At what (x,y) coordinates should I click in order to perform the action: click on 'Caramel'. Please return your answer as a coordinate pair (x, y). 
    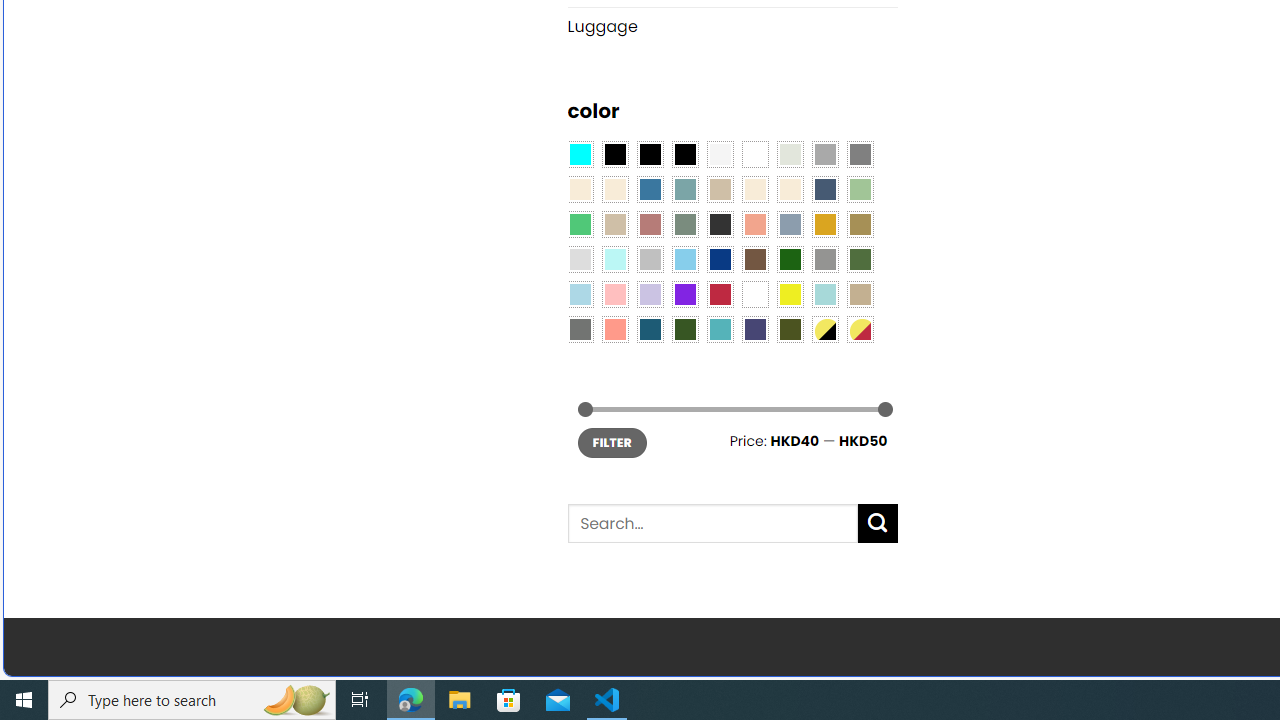
    Looking at the image, I should click on (754, 190).